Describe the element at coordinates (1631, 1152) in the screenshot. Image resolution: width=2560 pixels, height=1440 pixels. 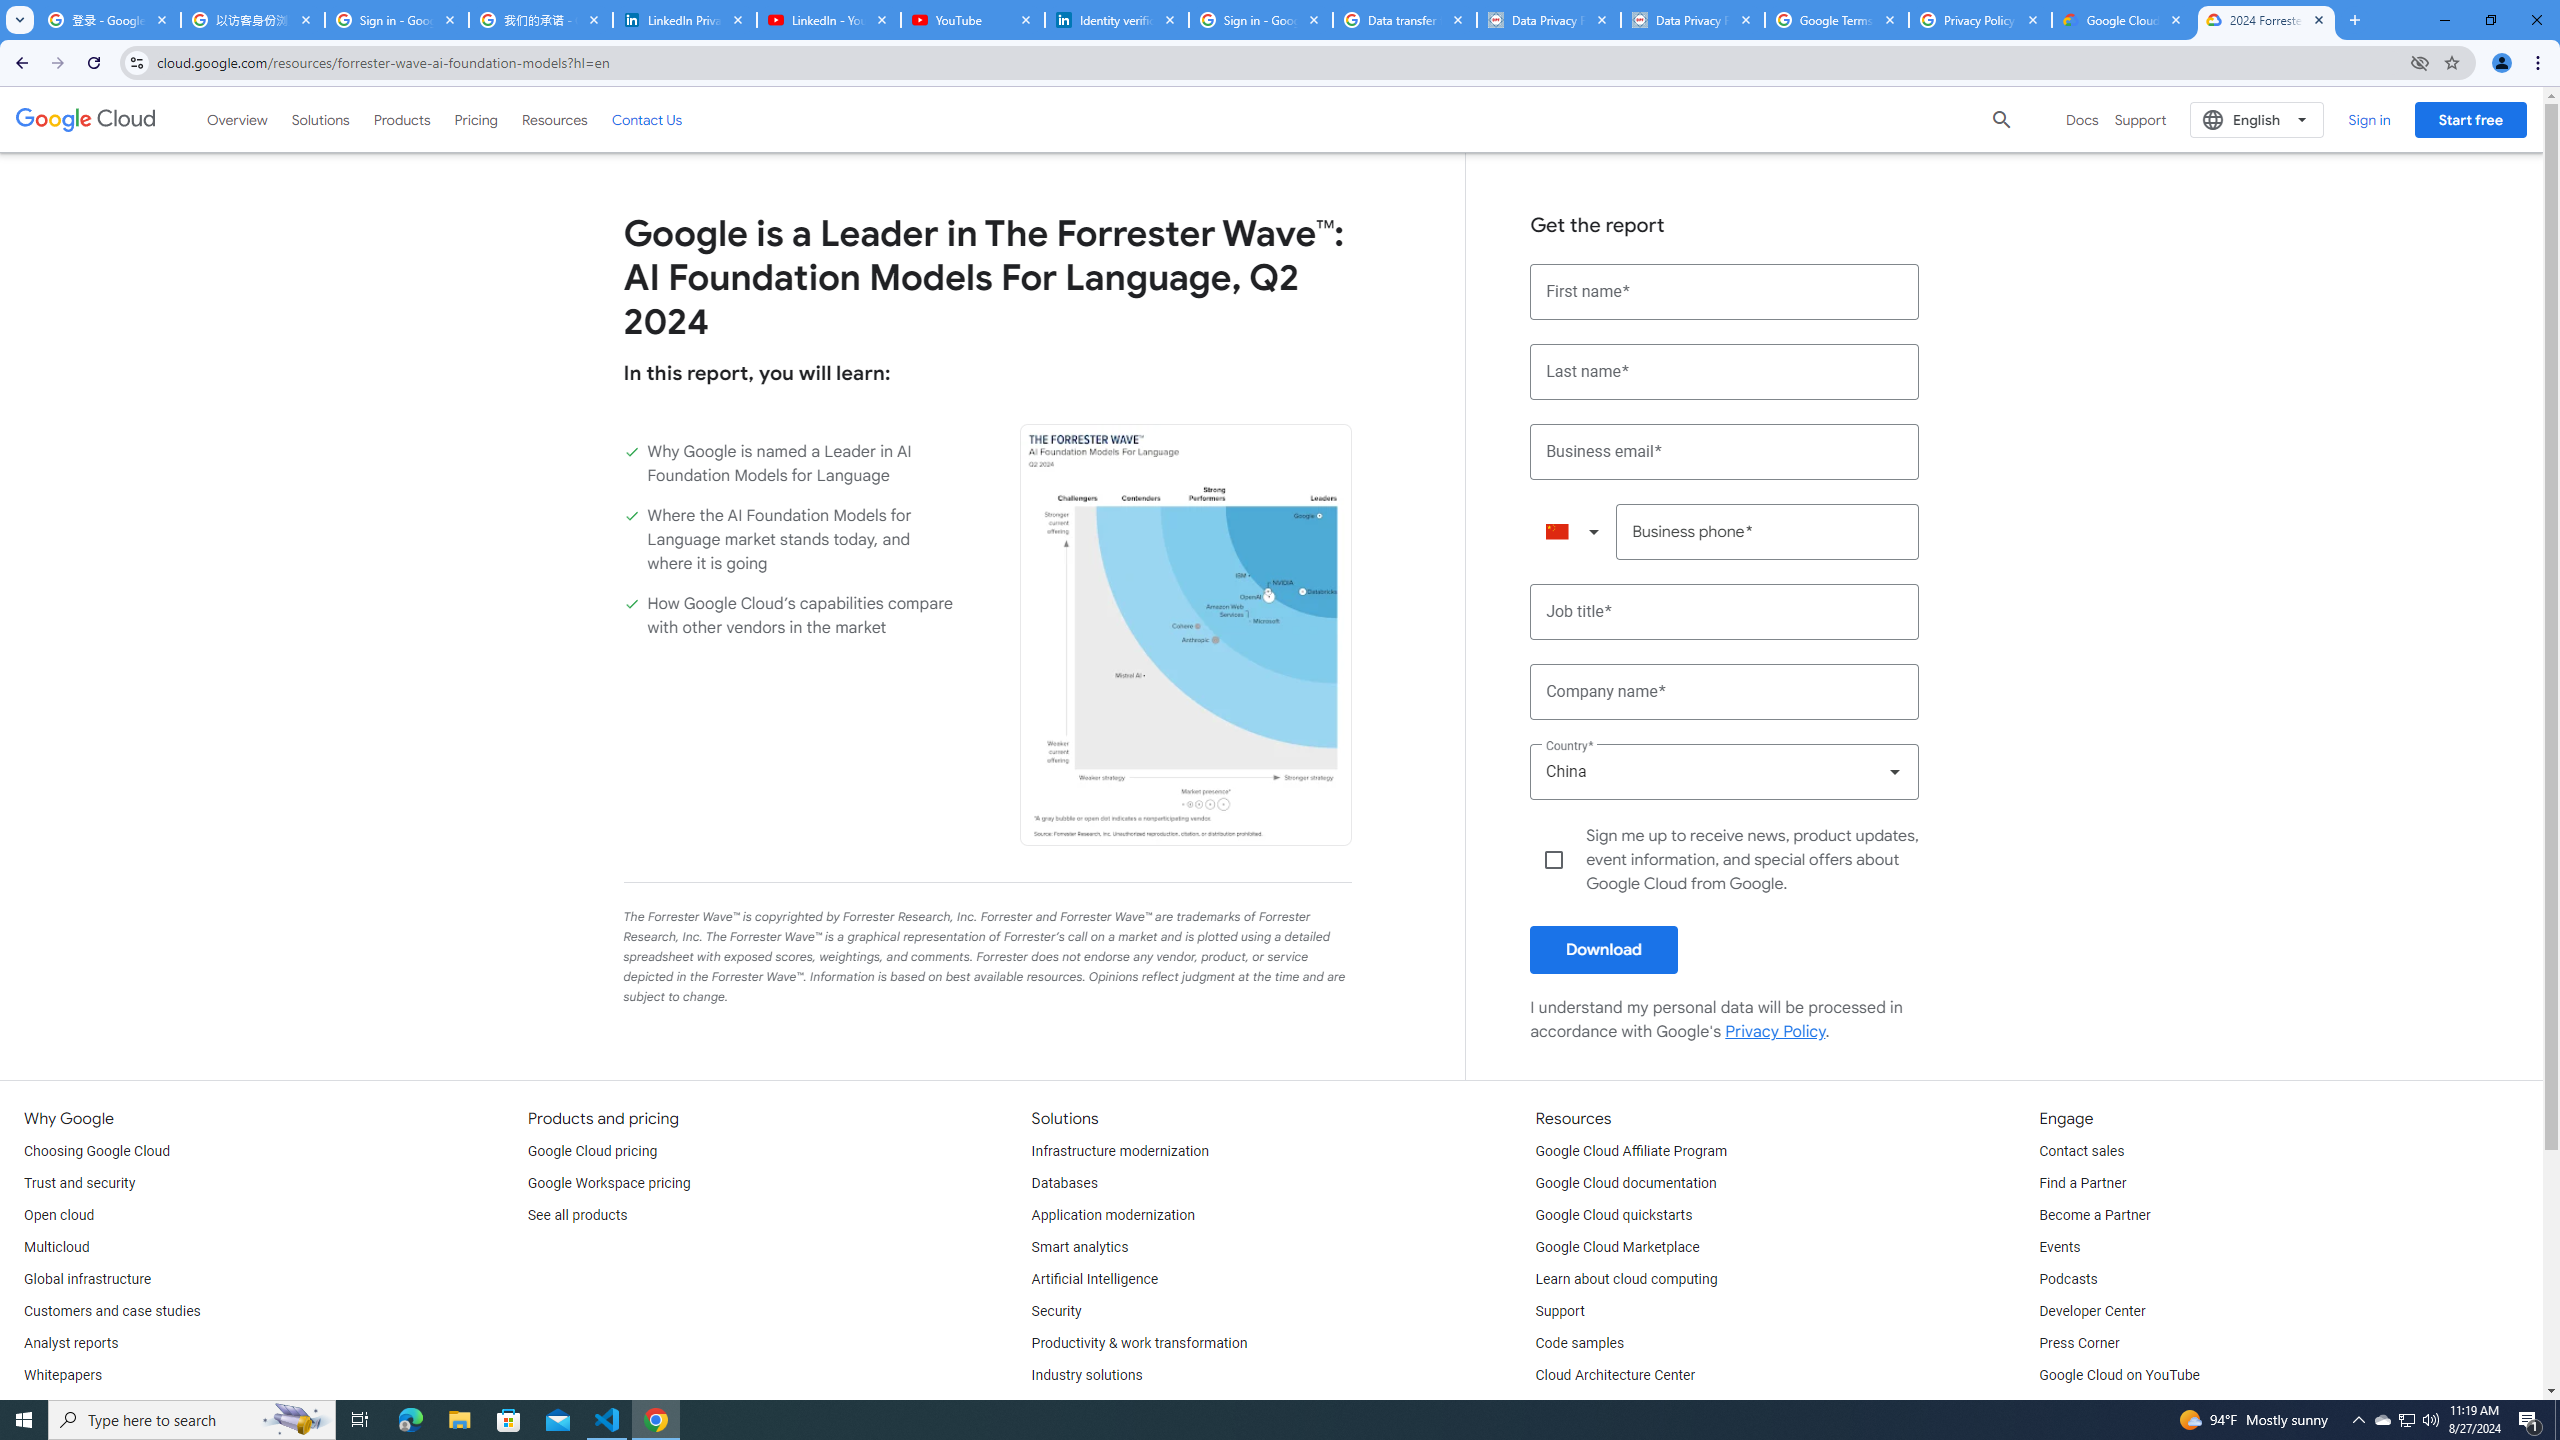
I see `'Google Cloud Affiliate Program'` at that location.